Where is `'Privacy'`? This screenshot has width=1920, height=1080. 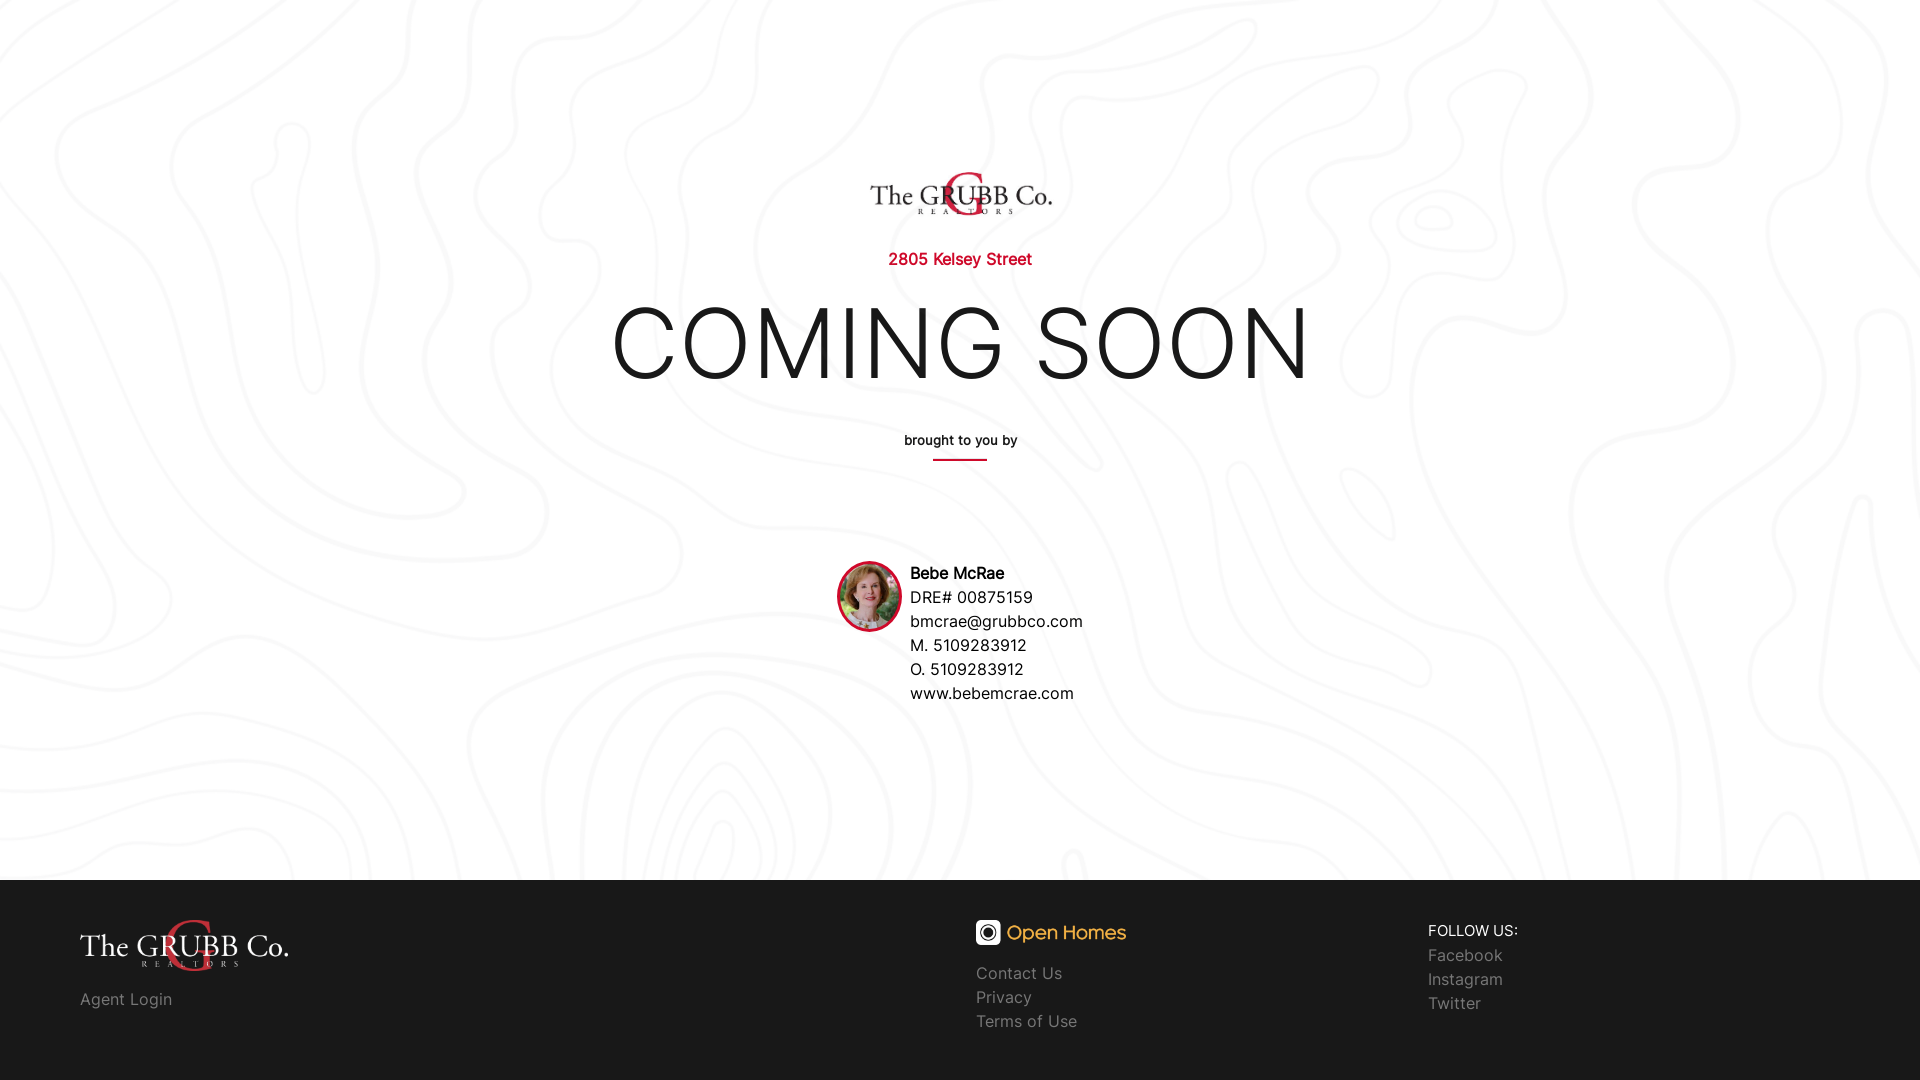
'Privacy' is located at coordinates (1003, 996).